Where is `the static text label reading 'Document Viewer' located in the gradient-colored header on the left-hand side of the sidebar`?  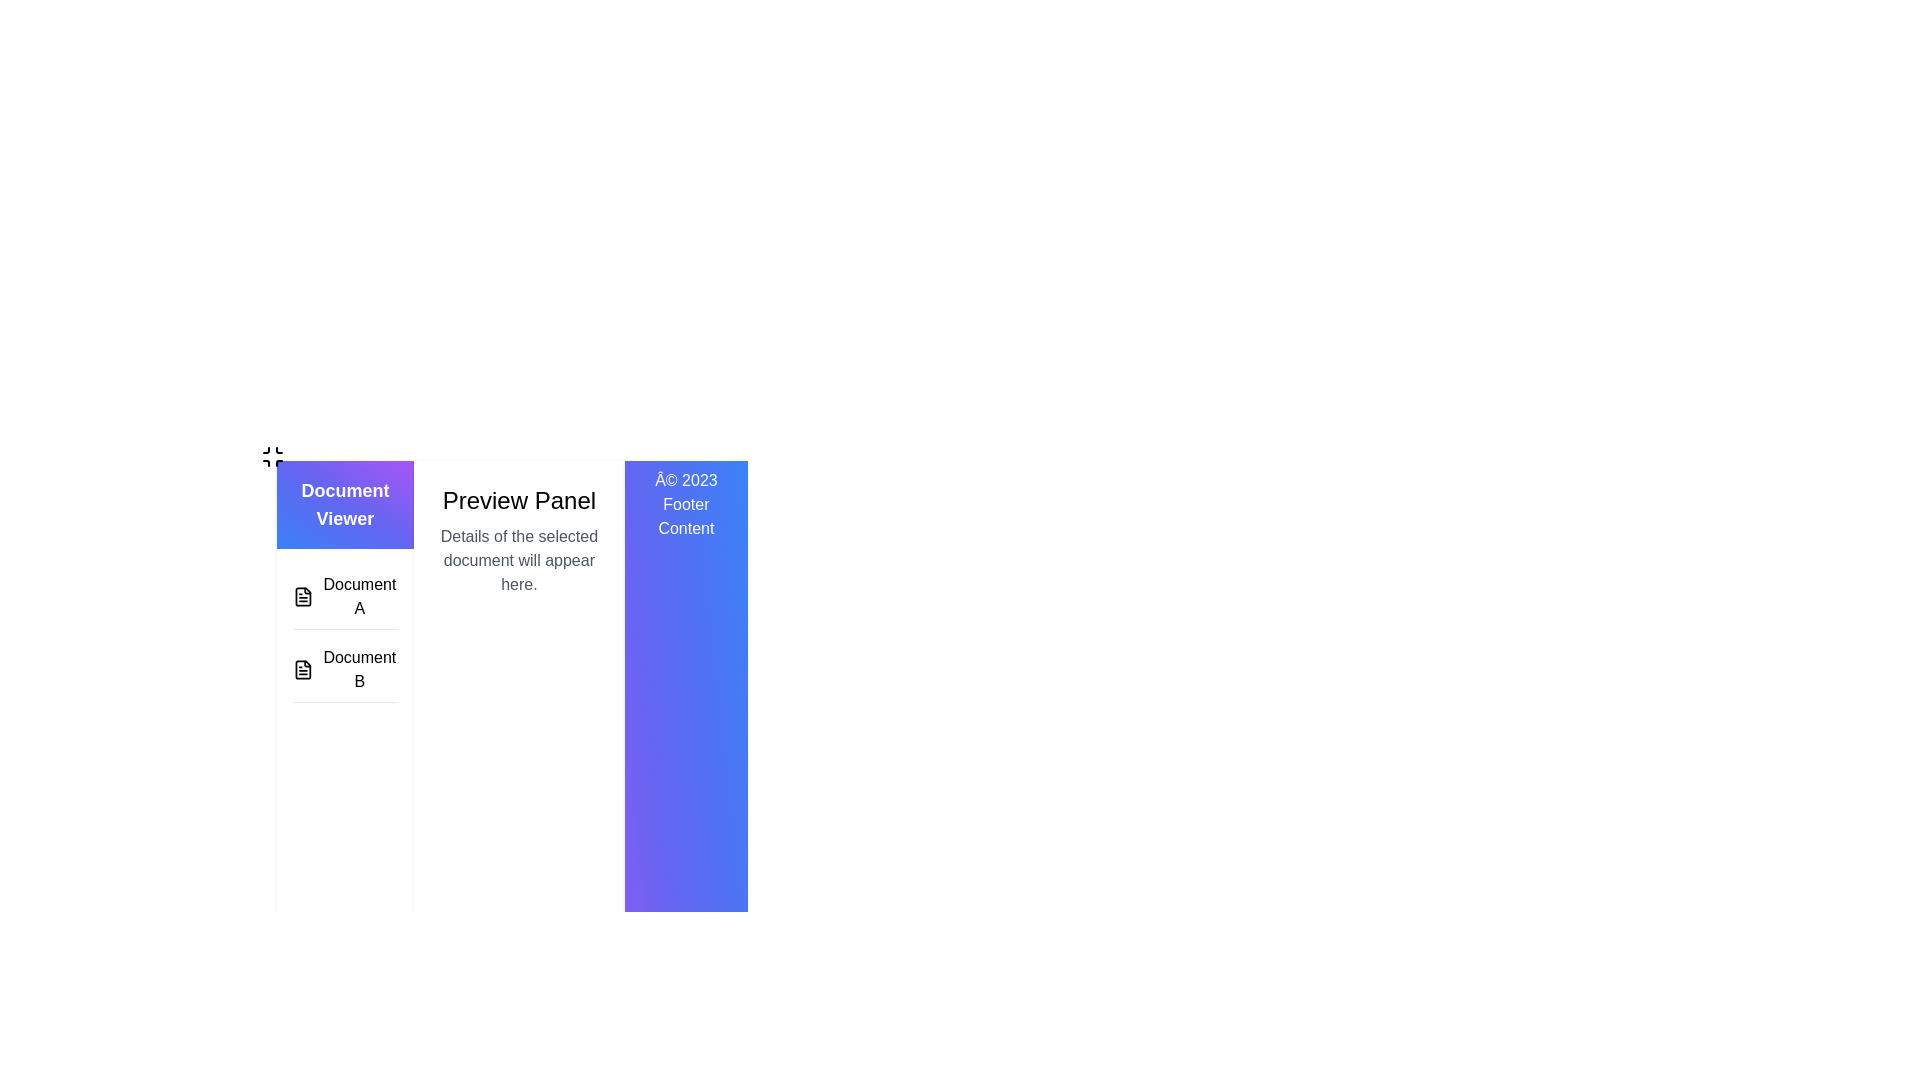 the static text label reading 'Document Viewer' located in the gradient-colored header on the left-hand side of the sidebar is located at coordinates (345, 504).